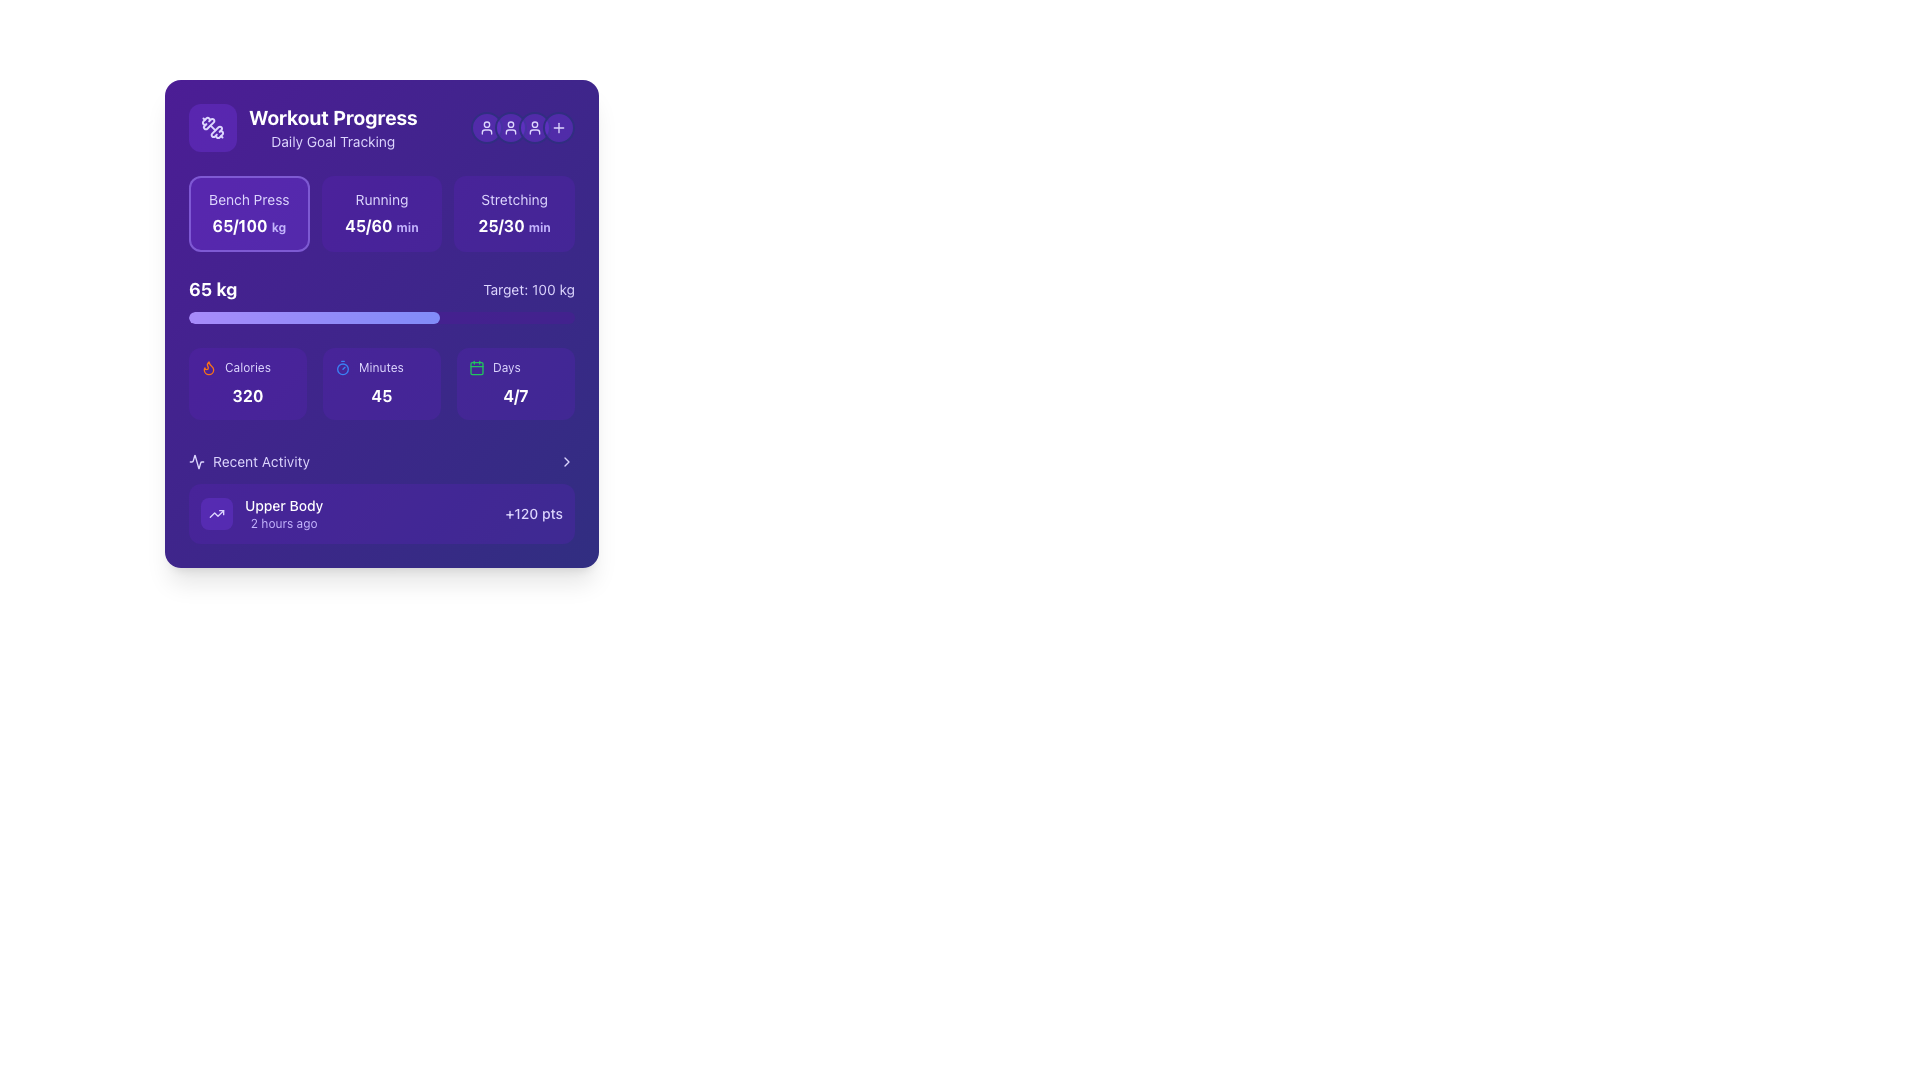 The image size is (1920, 1080). I want to click on the bold white number '45' in the middle of the purple informational panel that contains the text 'Minutes', so click(382, 384).